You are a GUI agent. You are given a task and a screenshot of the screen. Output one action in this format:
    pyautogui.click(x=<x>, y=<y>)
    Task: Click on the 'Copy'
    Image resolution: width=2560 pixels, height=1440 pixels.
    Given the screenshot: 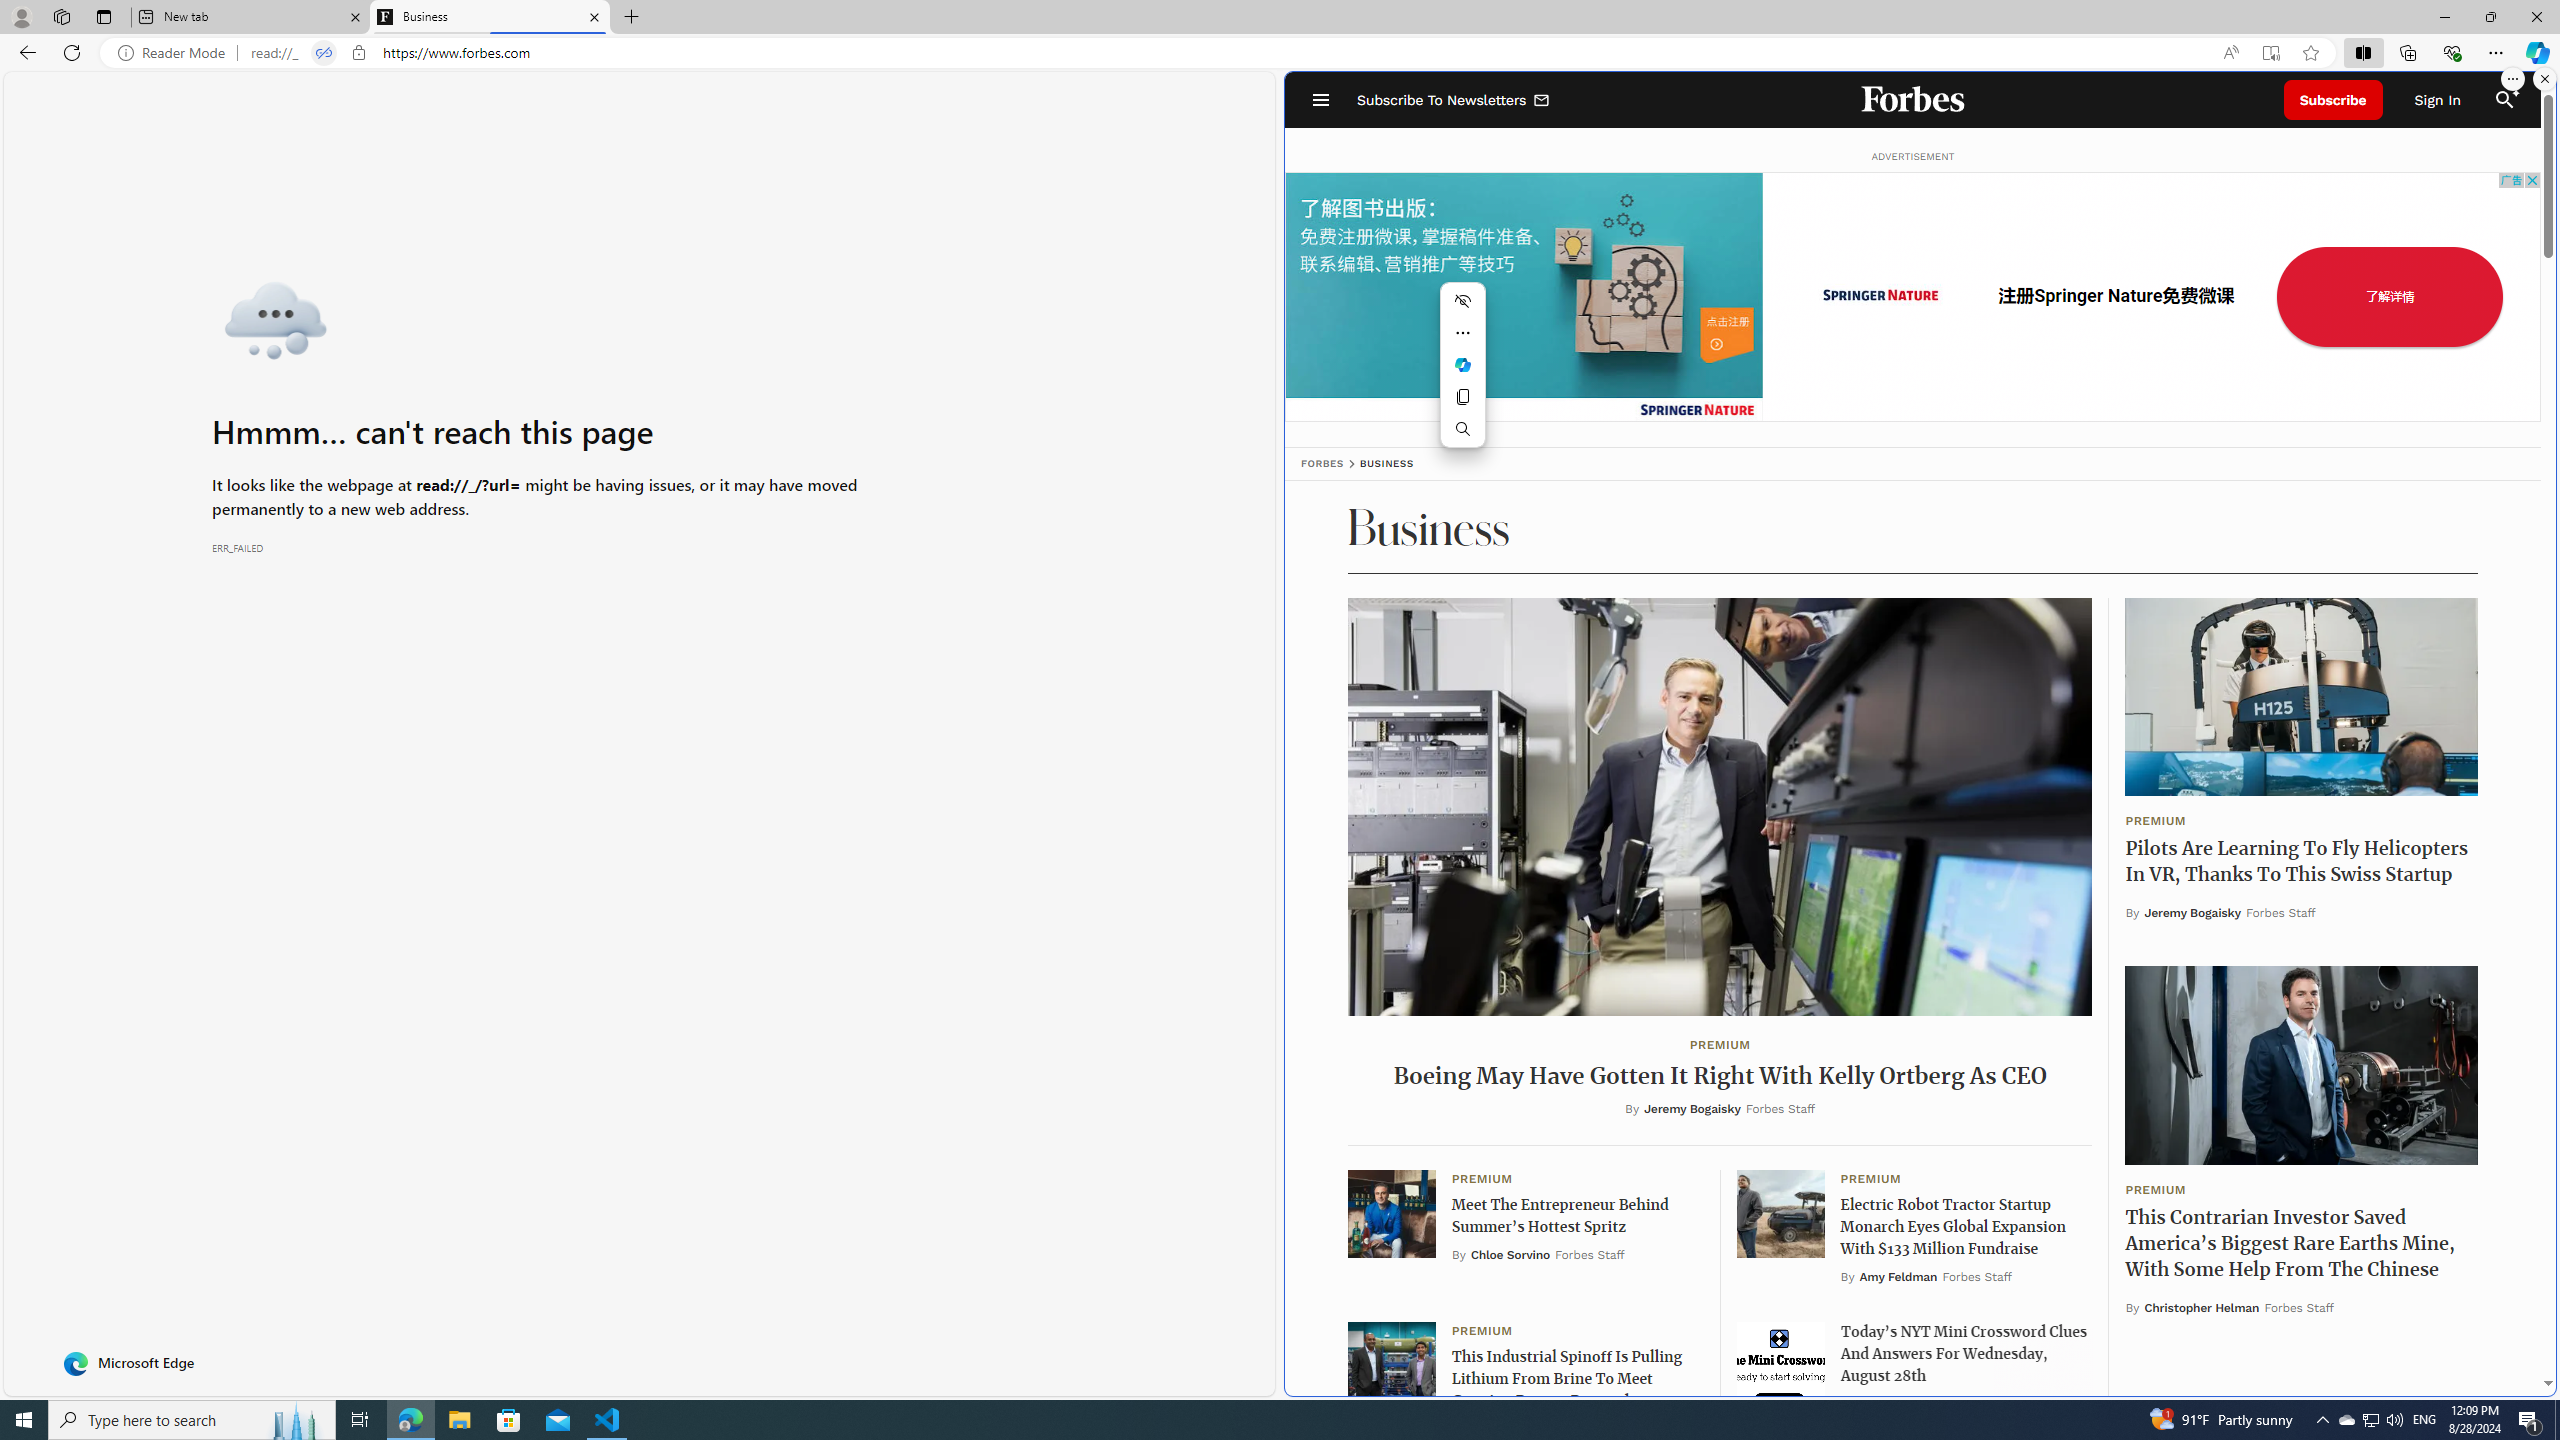 What is the action you would take?
    pyautogui.click(x=1463, y=397)
    